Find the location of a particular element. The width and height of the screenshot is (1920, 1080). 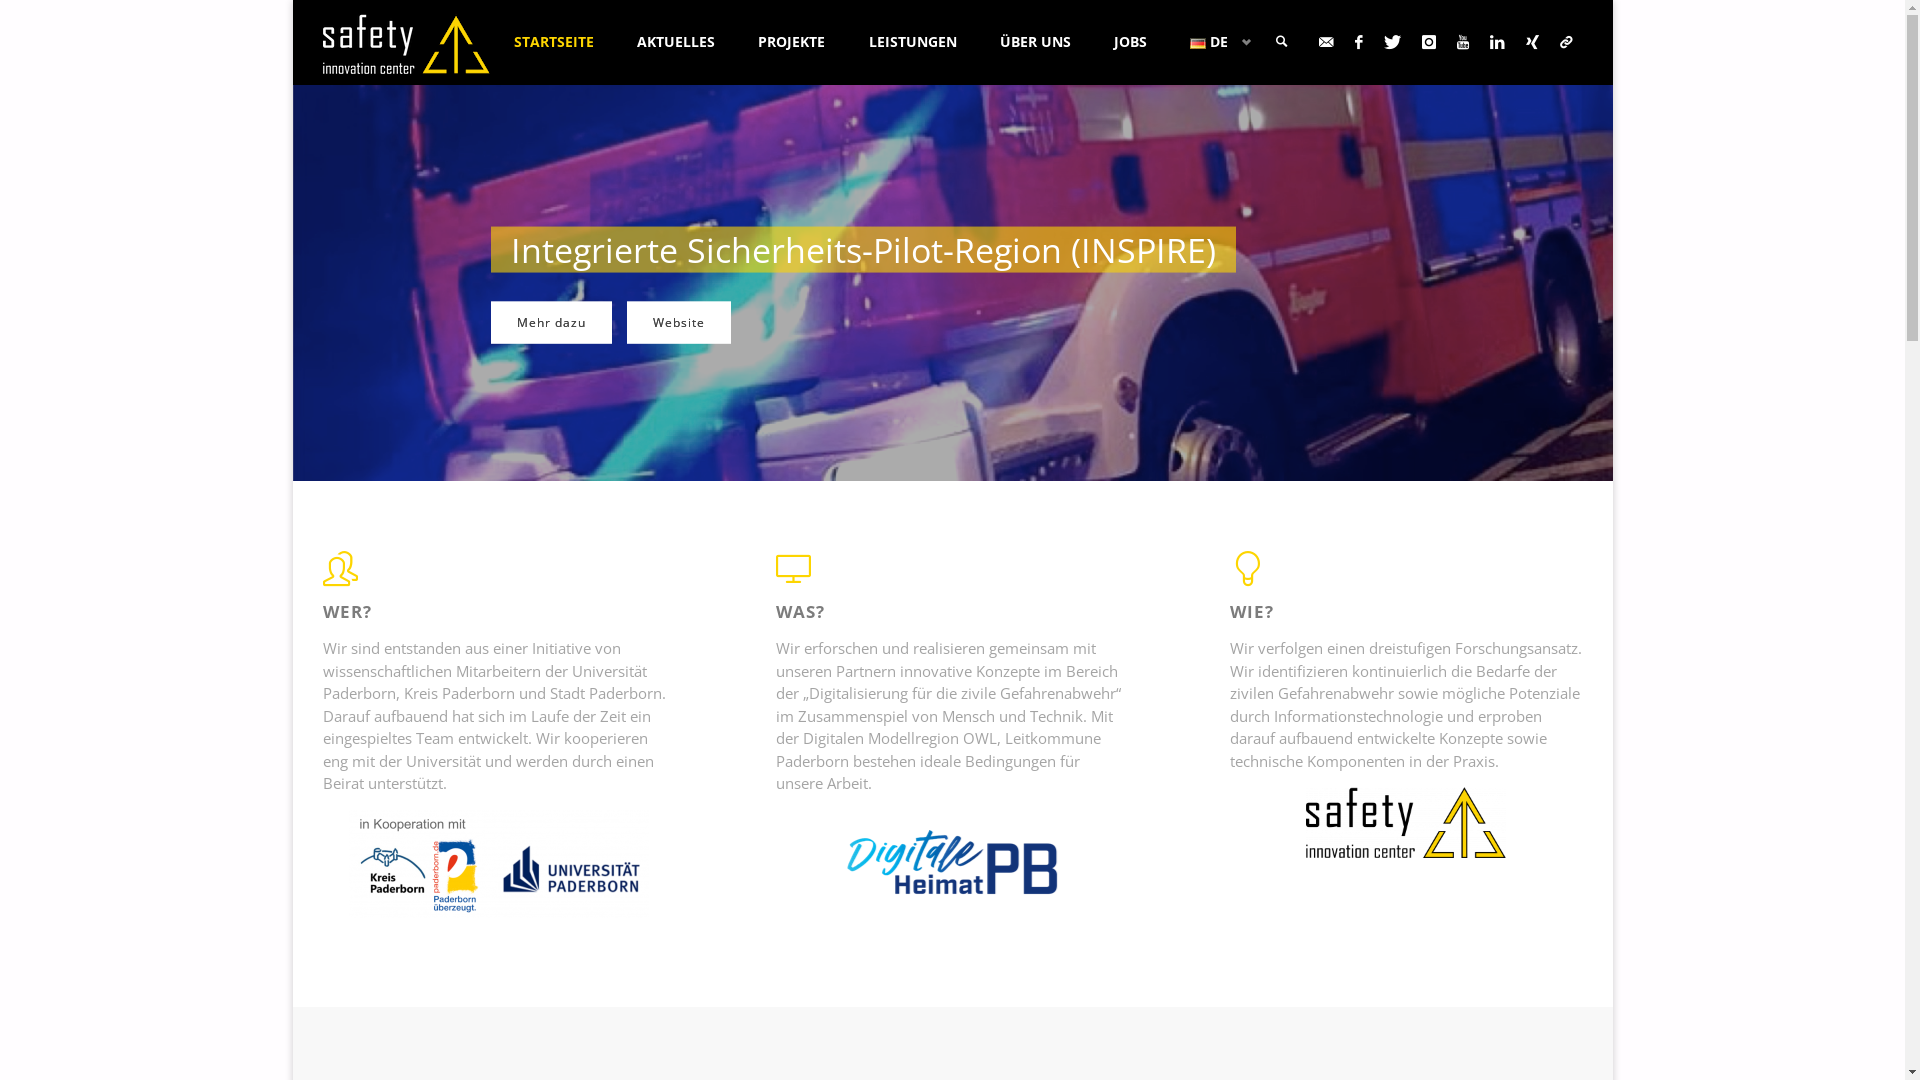

'LEISTUNGEN' is located at coordinates (846, 42).